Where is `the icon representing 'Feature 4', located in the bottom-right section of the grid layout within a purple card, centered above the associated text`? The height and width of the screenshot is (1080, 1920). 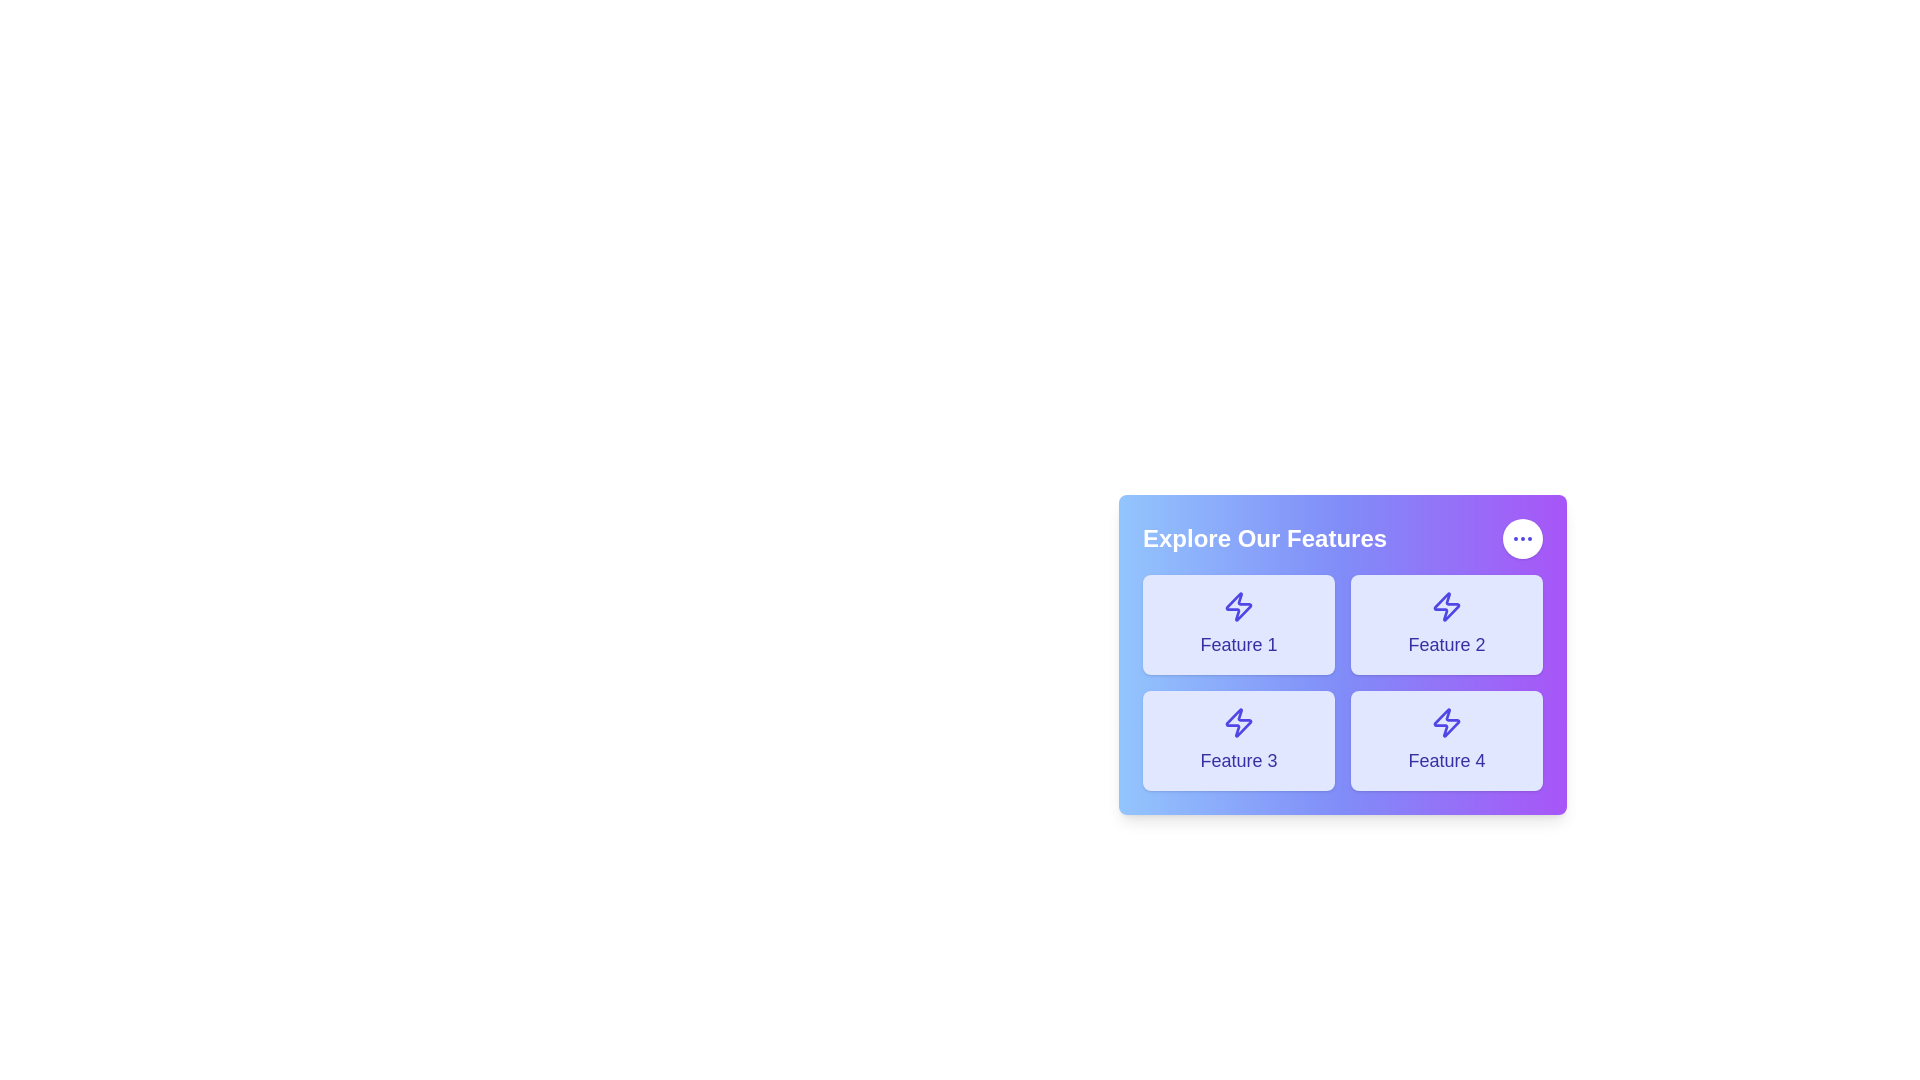
the icon representing 'Feature 4', located in the bottom-right section of the grid layout within a purple card, centered above the associated text is located at coordinates (1446, 722).